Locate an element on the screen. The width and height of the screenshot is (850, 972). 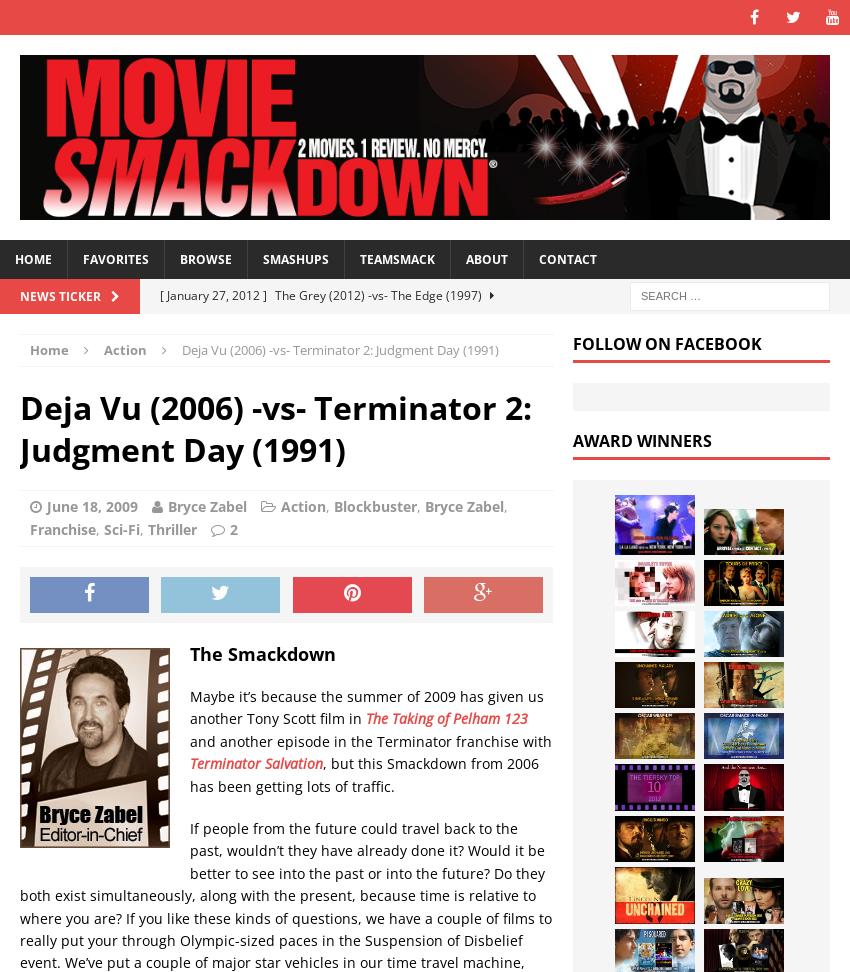
'[ December 25, 2011 ]' is located at coordinates (223, 533).